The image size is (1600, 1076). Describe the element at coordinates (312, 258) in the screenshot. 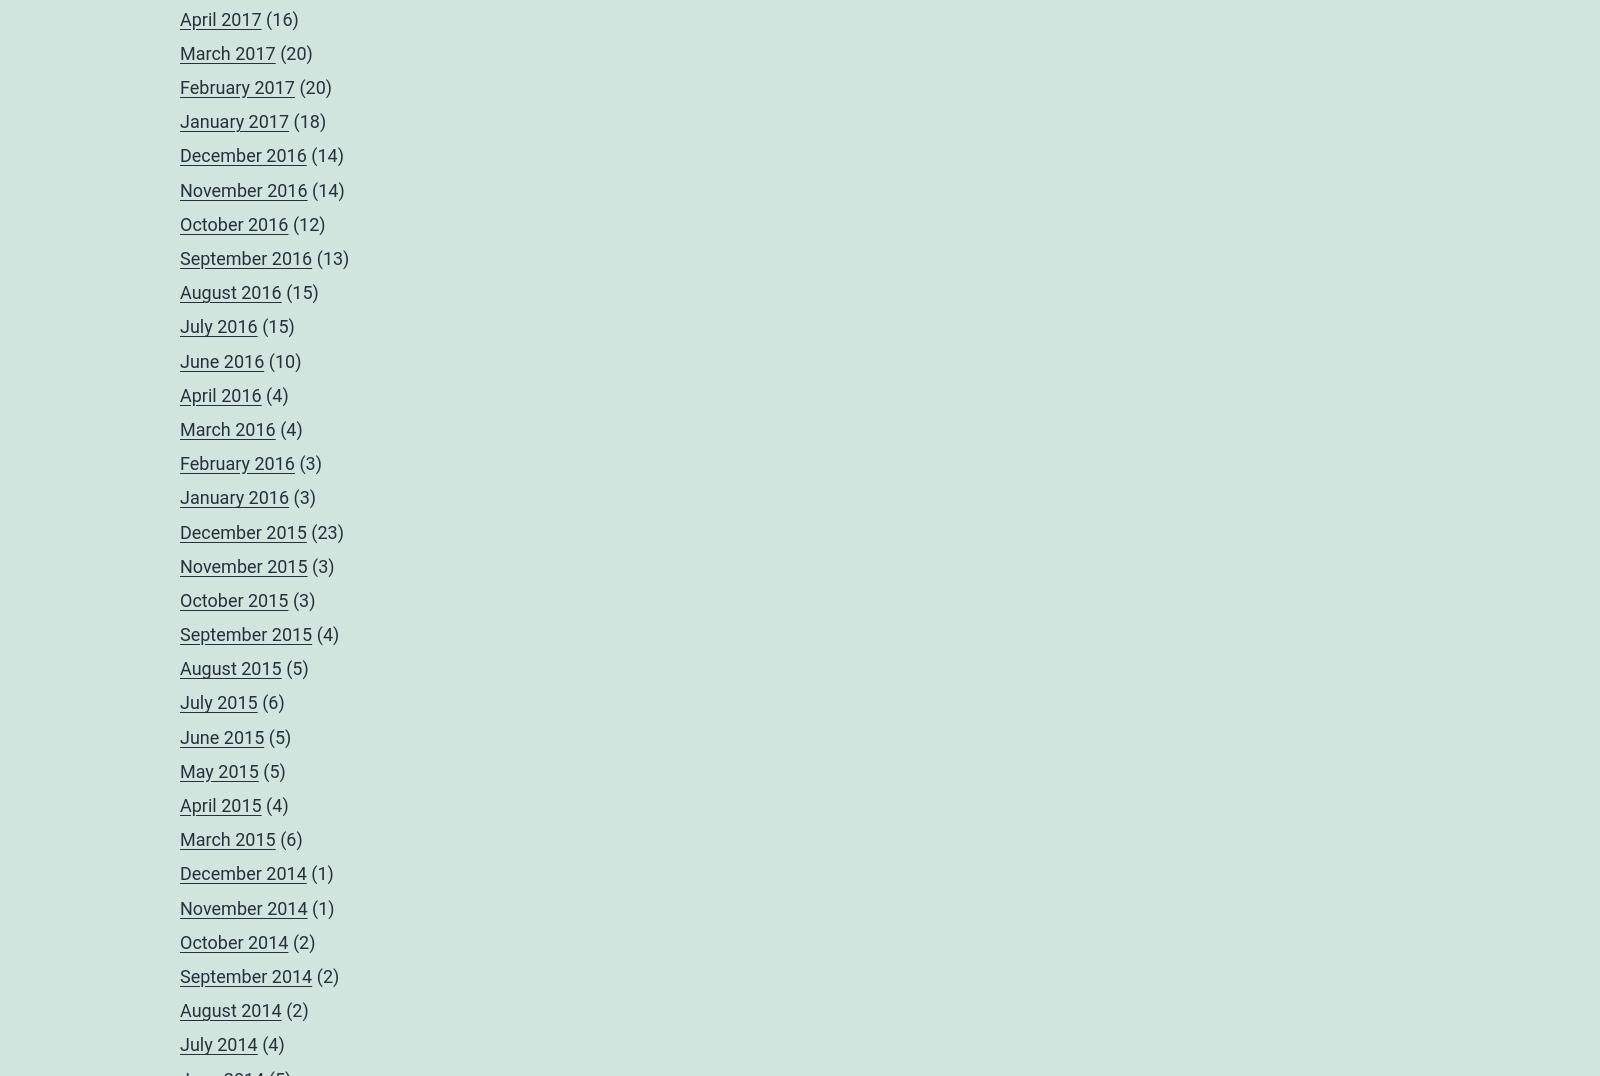

I see `'(13)'` at that location.